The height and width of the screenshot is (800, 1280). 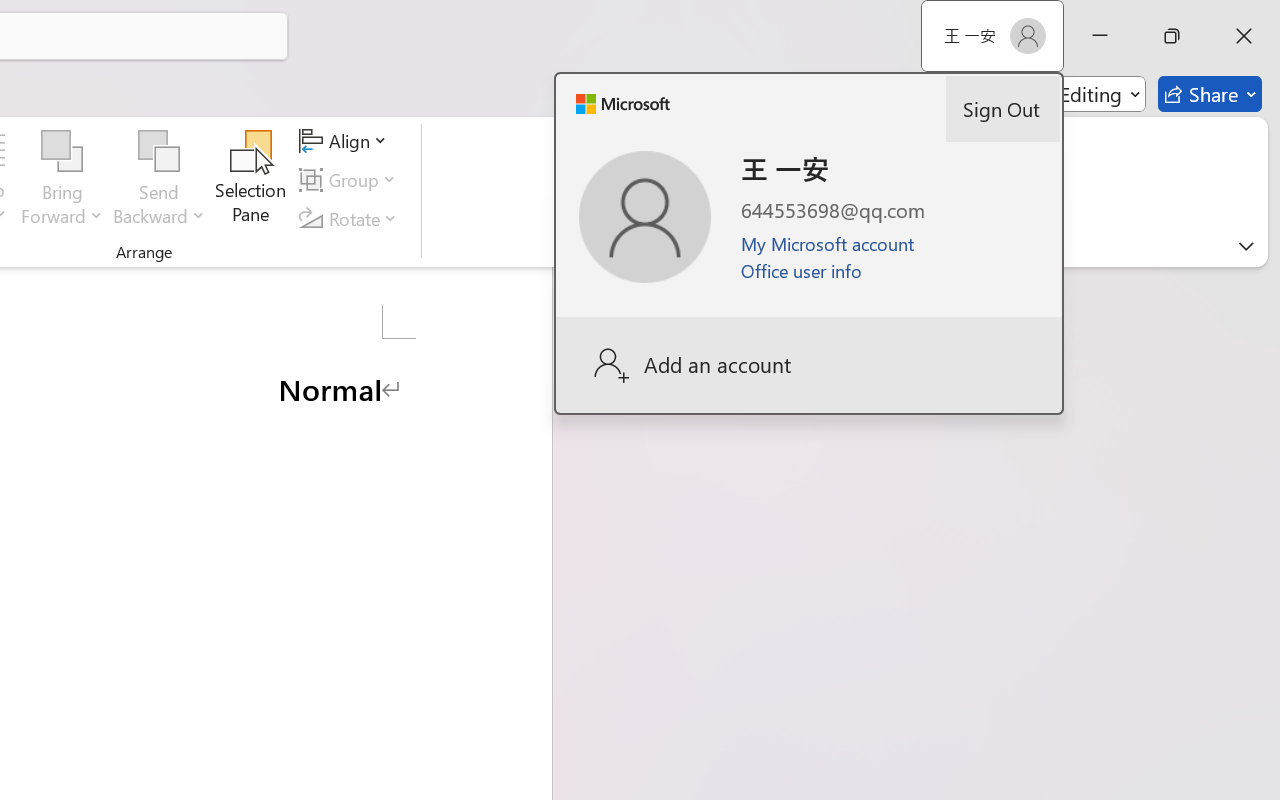 I want to click on 'Group', so click(x=351, y=179).